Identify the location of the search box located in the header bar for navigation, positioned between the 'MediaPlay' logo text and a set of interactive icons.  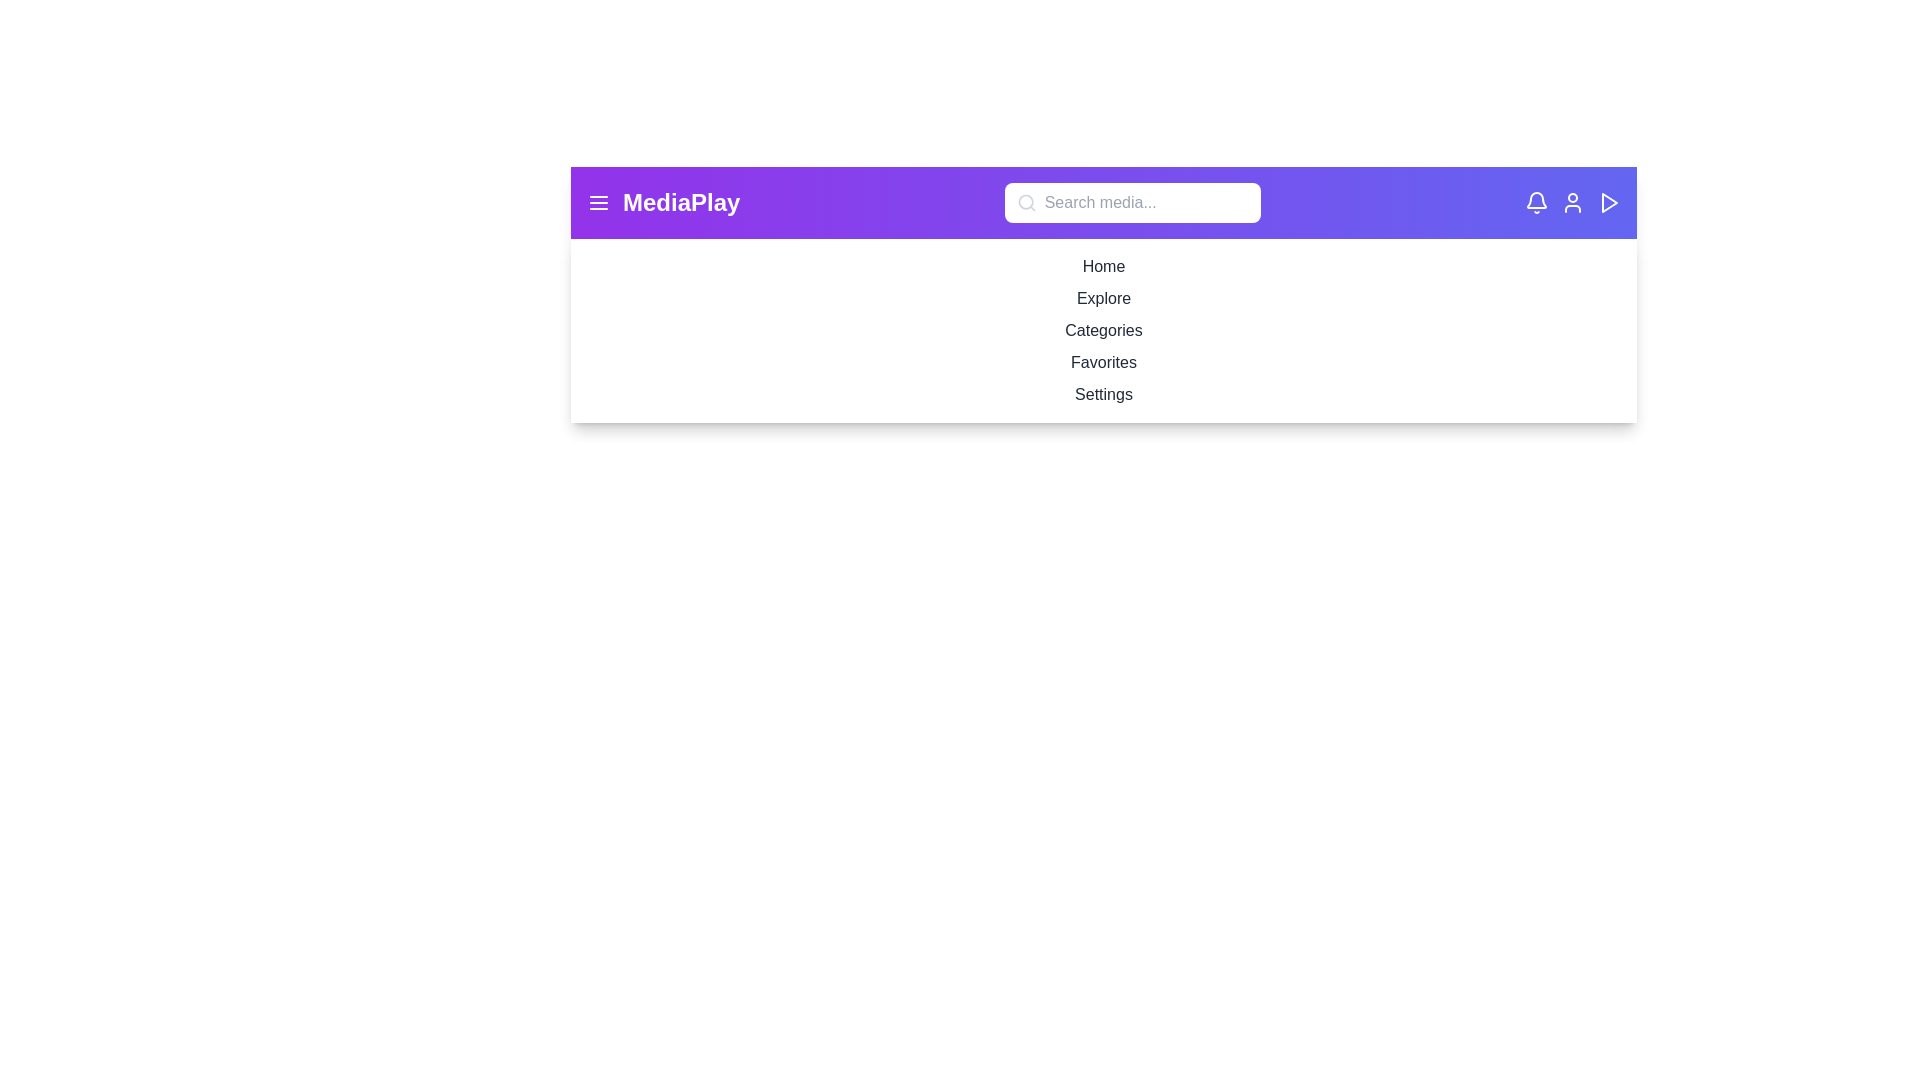
(1103, 203).